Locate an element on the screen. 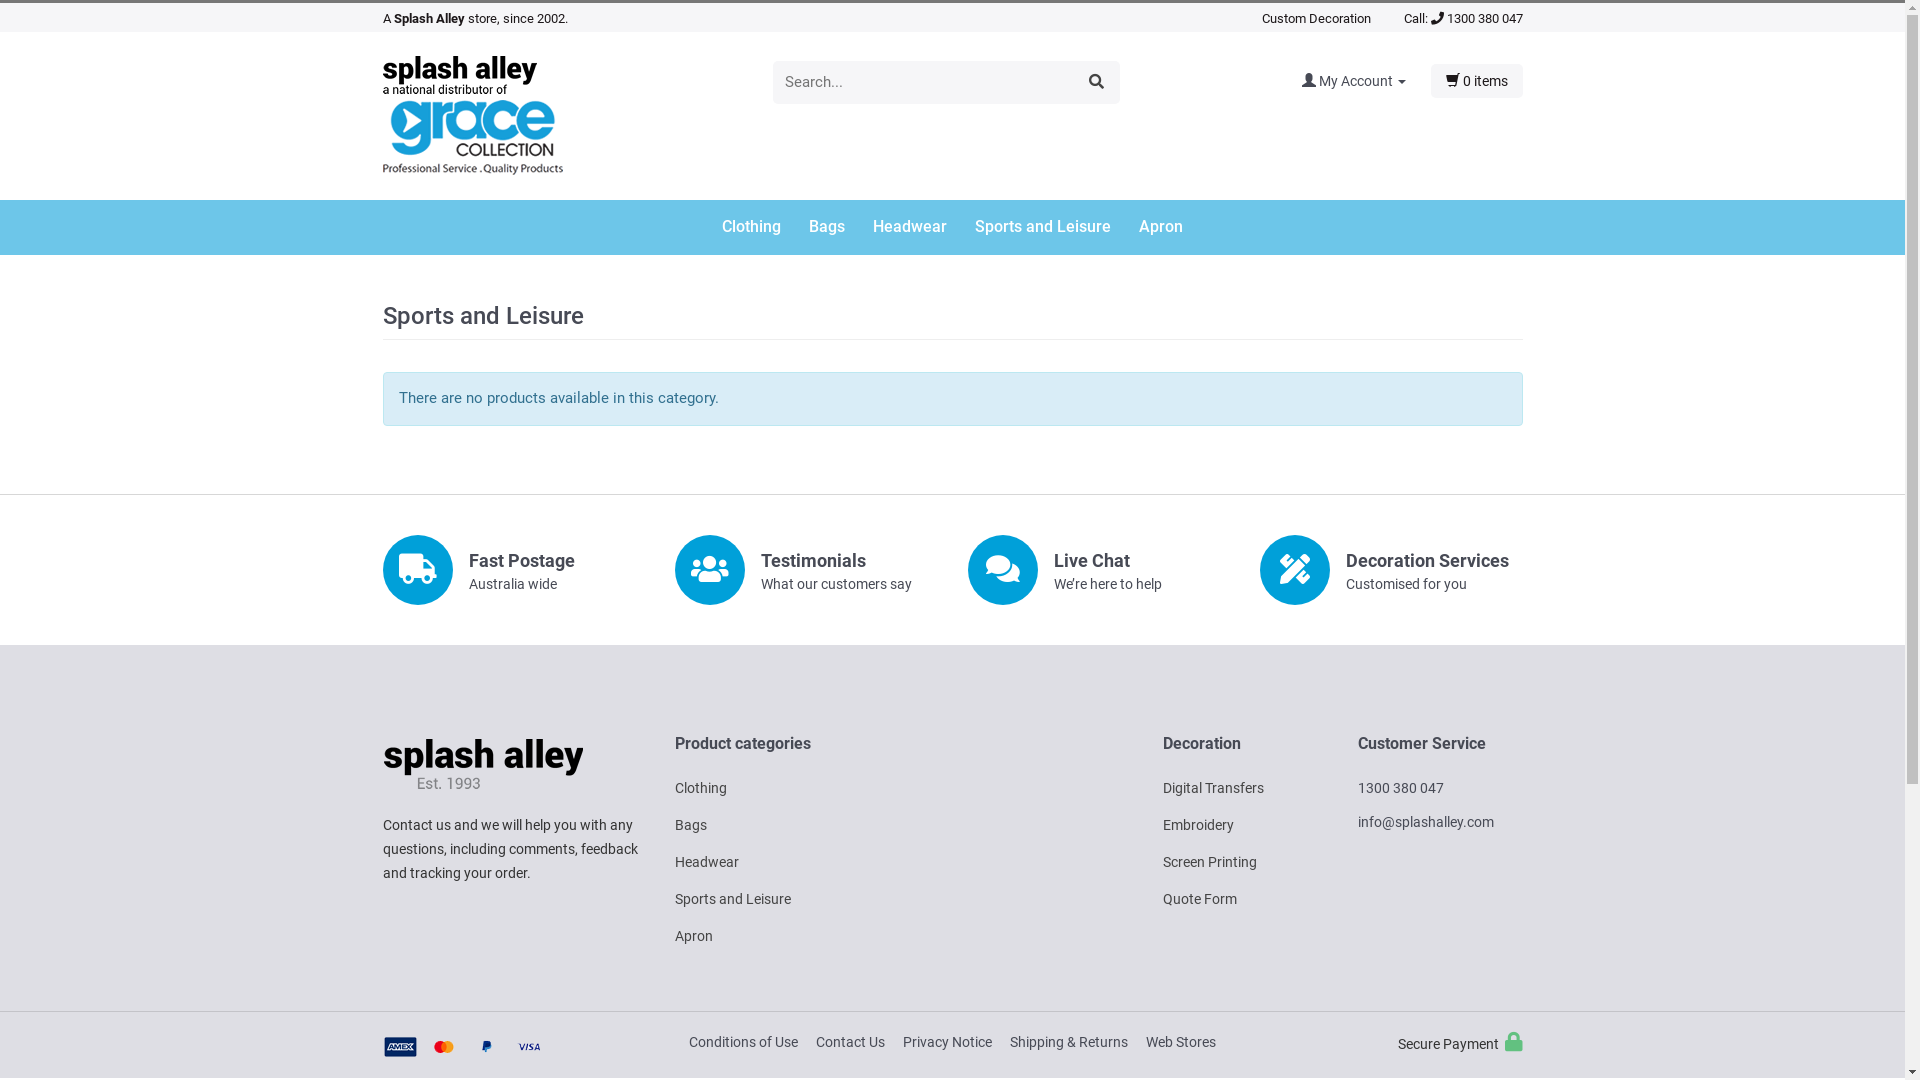 Image resolution: width=1920 pixels, height=1080 pixels. 'Custom Decoration' is located at coordinates (1316, 18).